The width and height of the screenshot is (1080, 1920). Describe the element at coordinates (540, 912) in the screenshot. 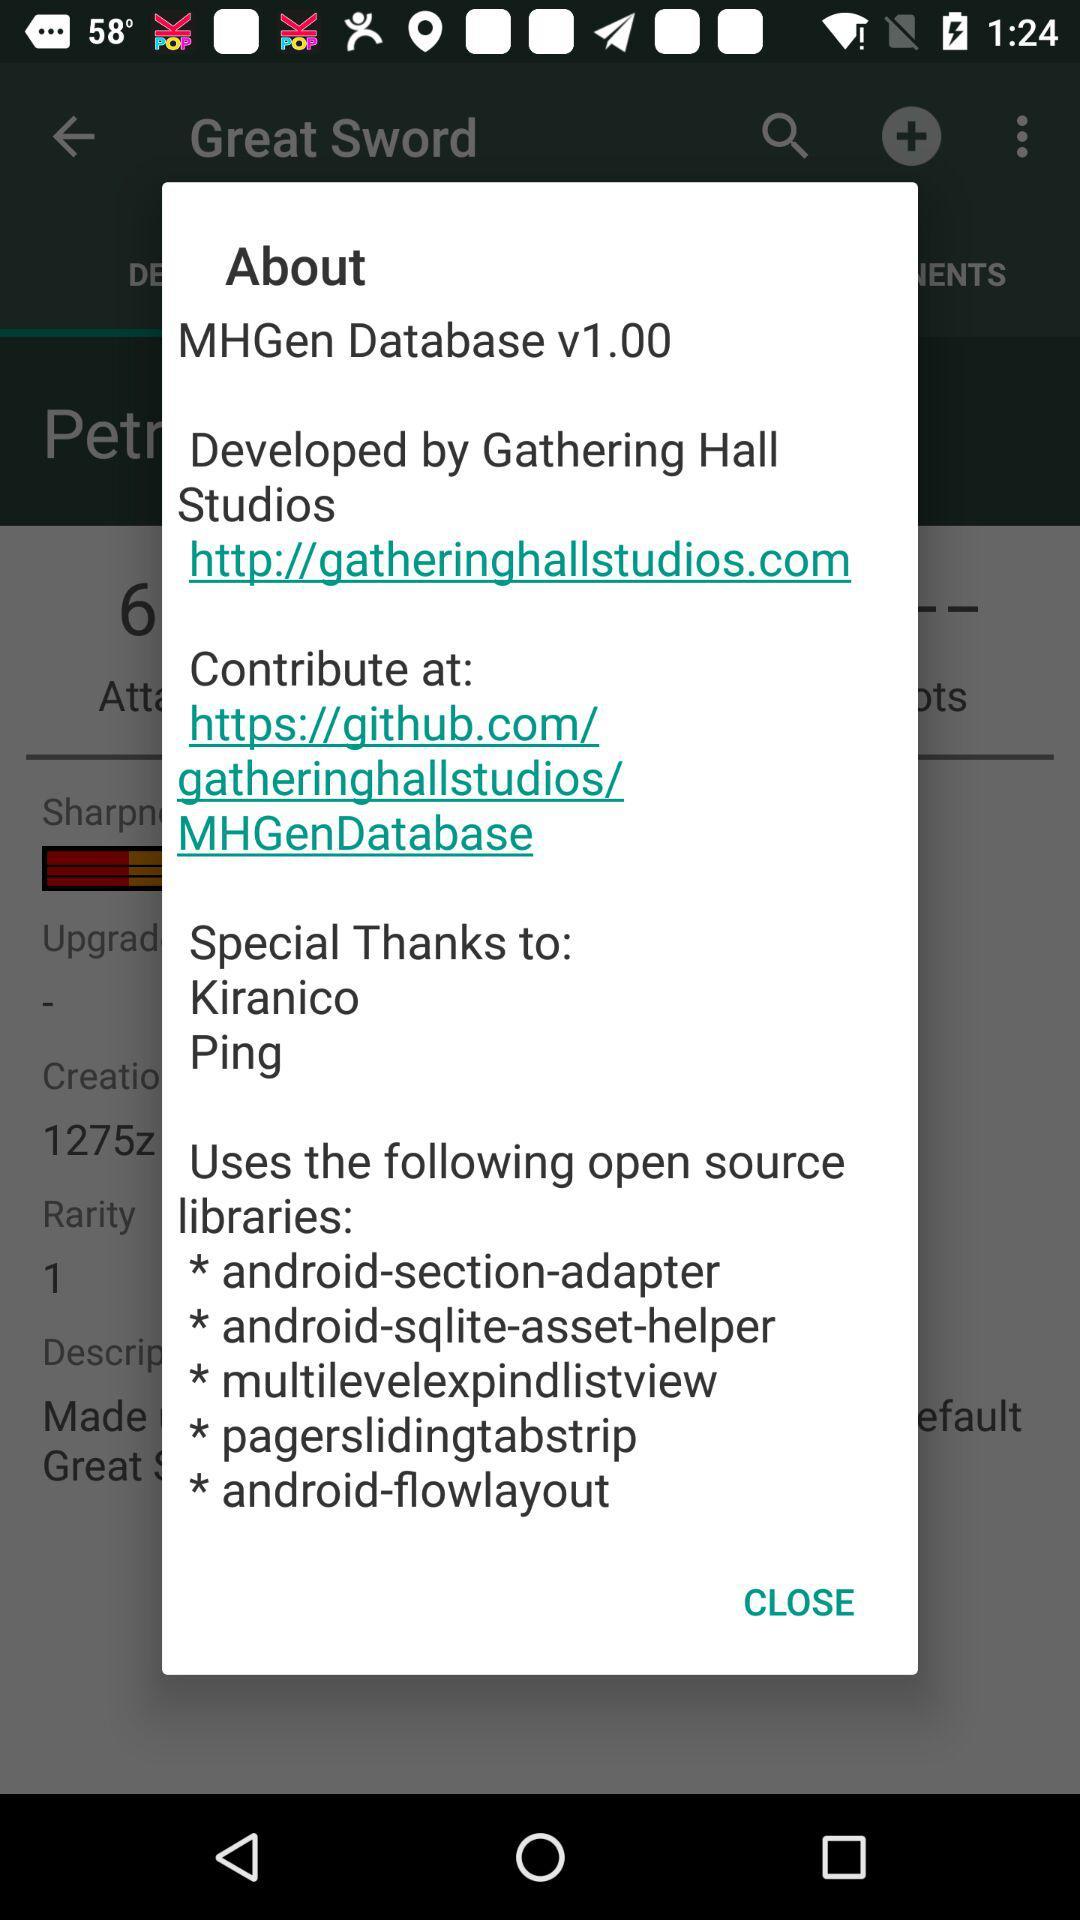

I see `the item above the close` at that location.